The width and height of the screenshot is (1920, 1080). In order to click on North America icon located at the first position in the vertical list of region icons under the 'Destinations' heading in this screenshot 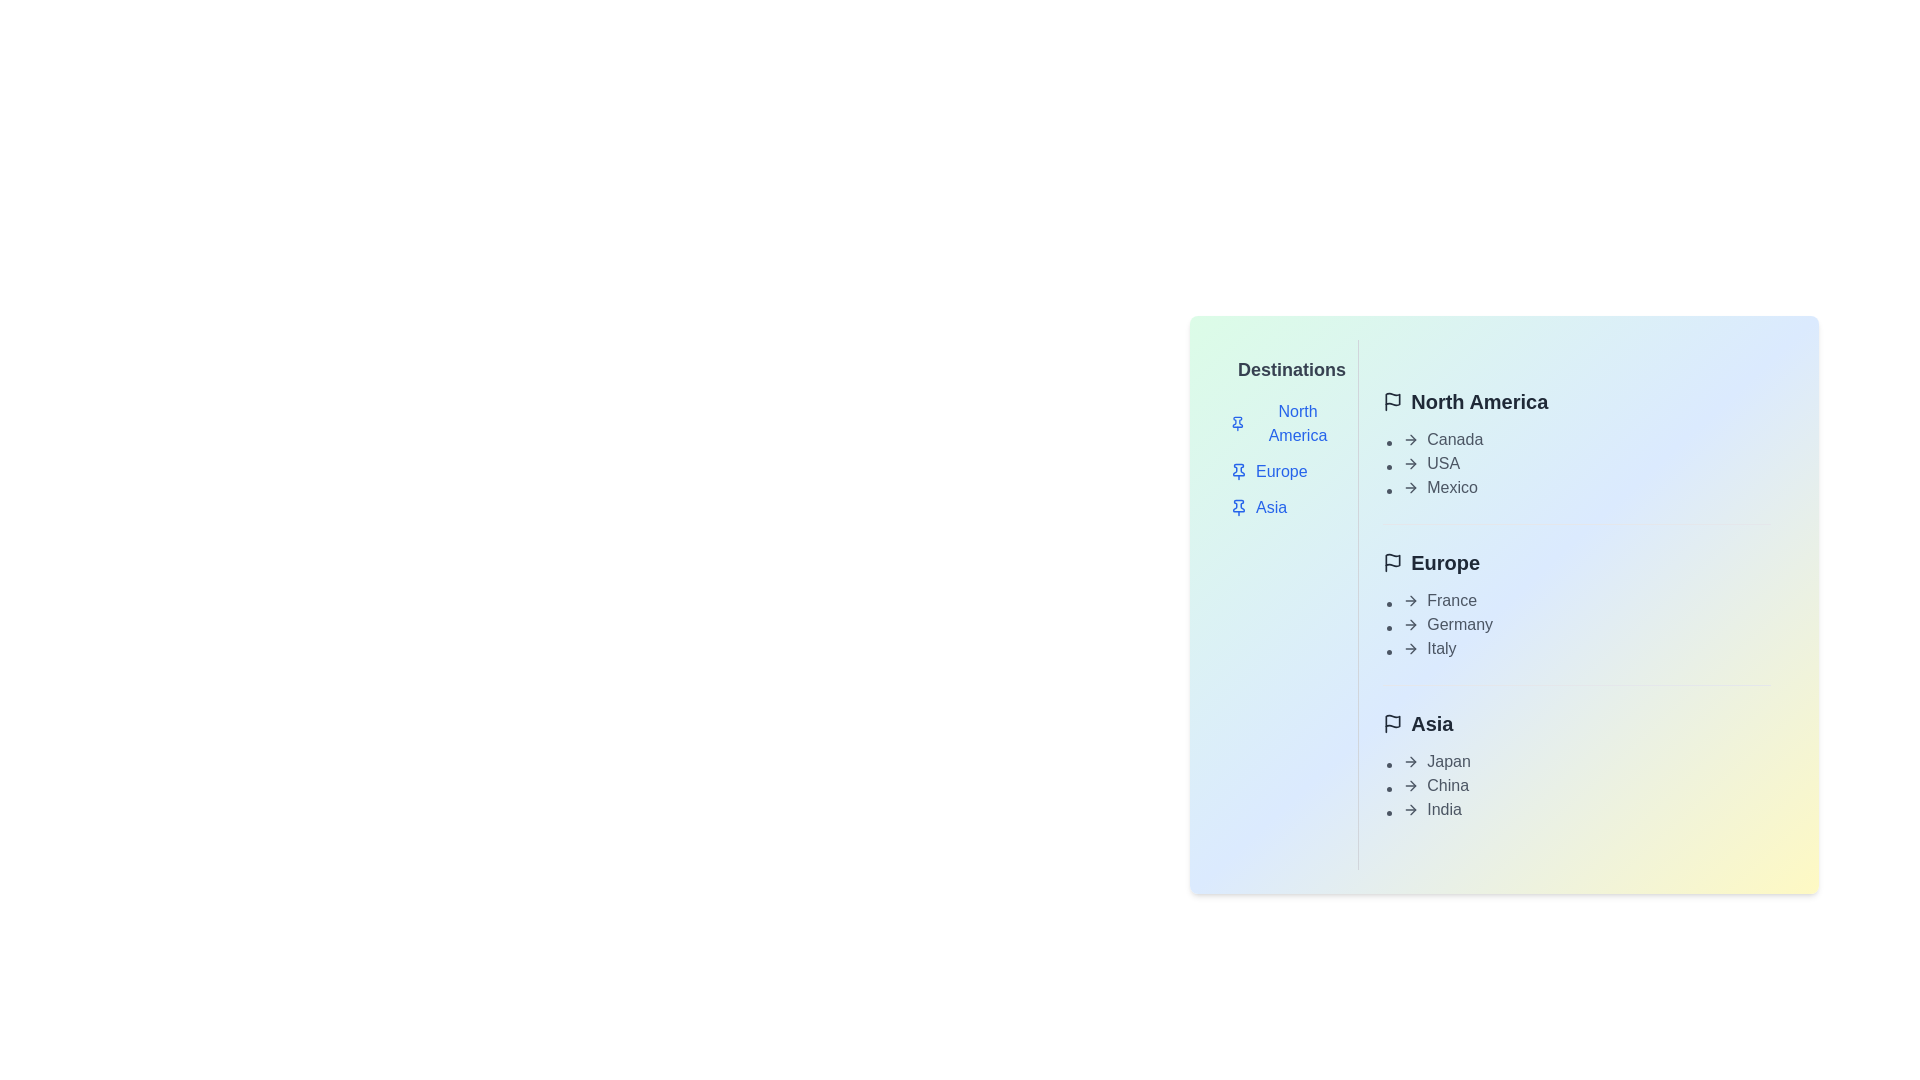, I will do `click(1236, 421)`.